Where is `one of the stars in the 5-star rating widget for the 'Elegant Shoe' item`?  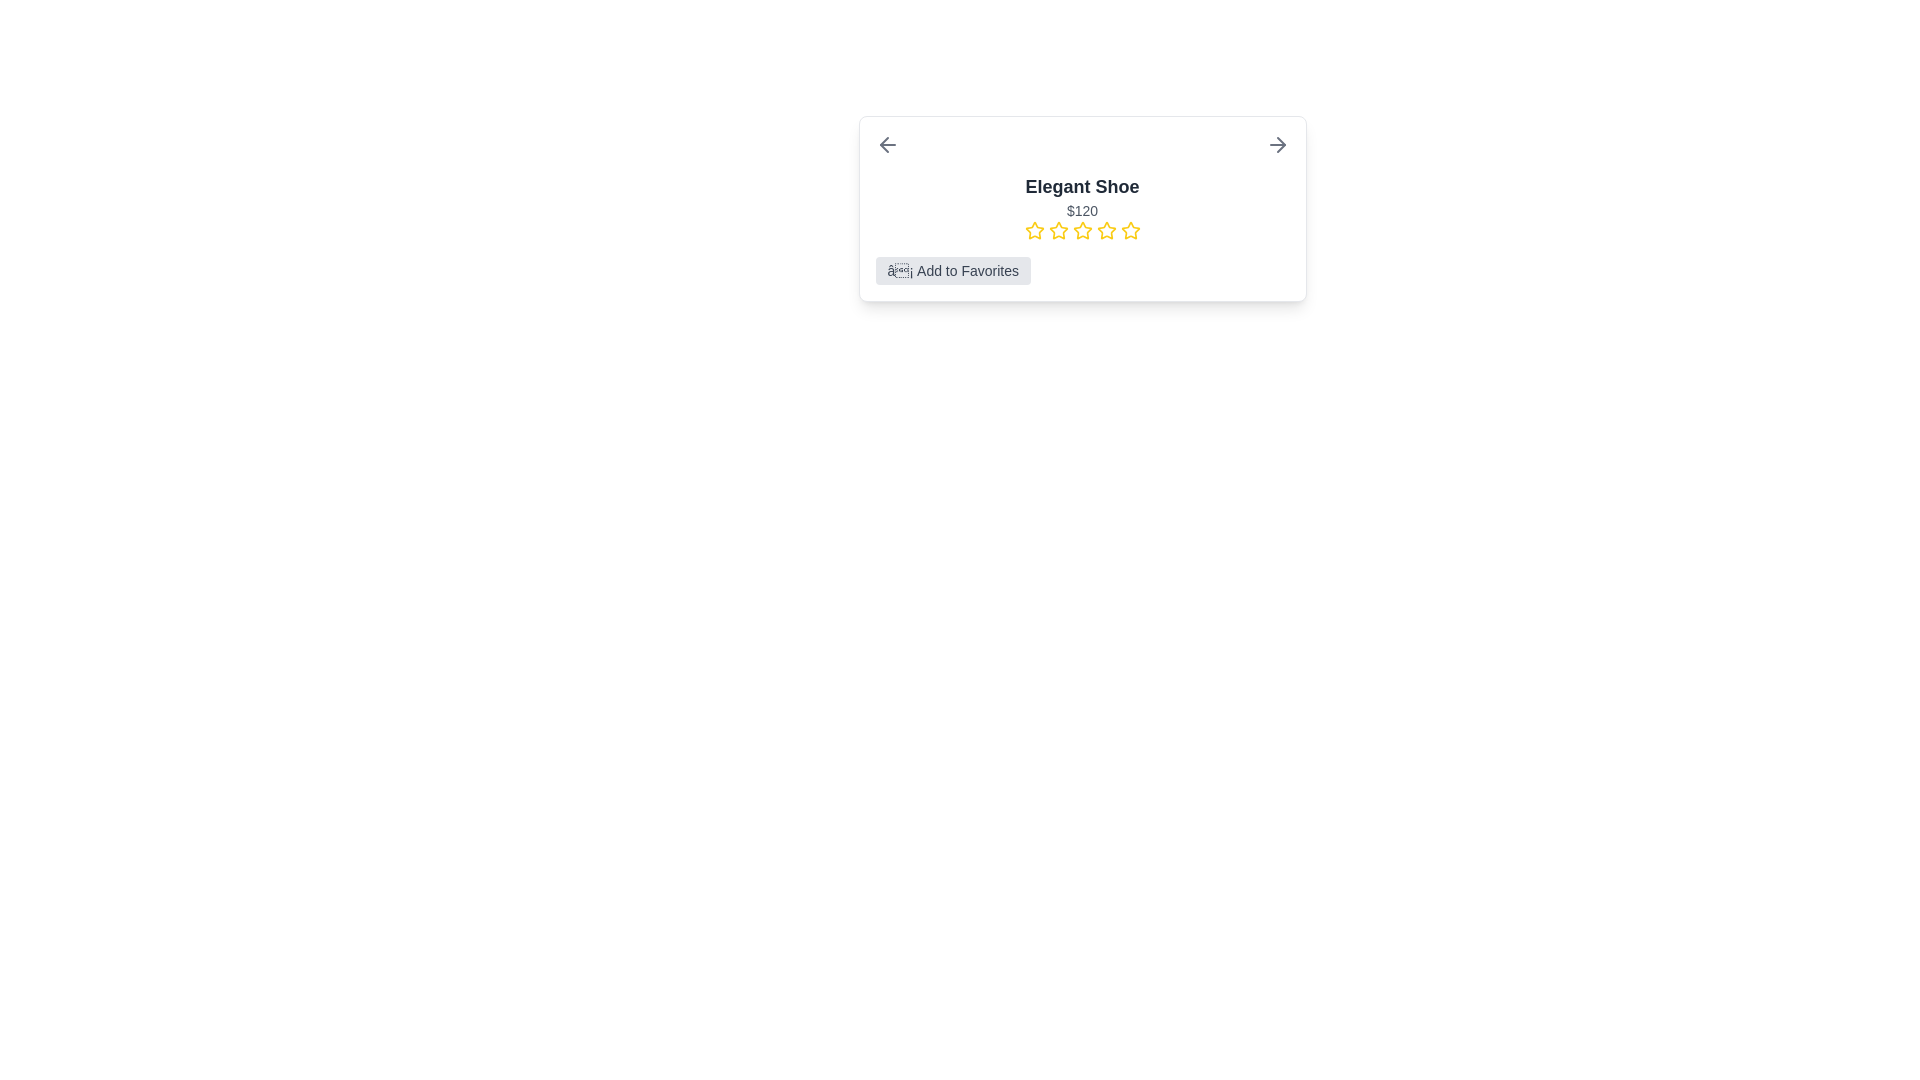
one of the stars in the 5-star rating widget for the 'Elegant Shoe' item is located at coordinates (1081, 230).